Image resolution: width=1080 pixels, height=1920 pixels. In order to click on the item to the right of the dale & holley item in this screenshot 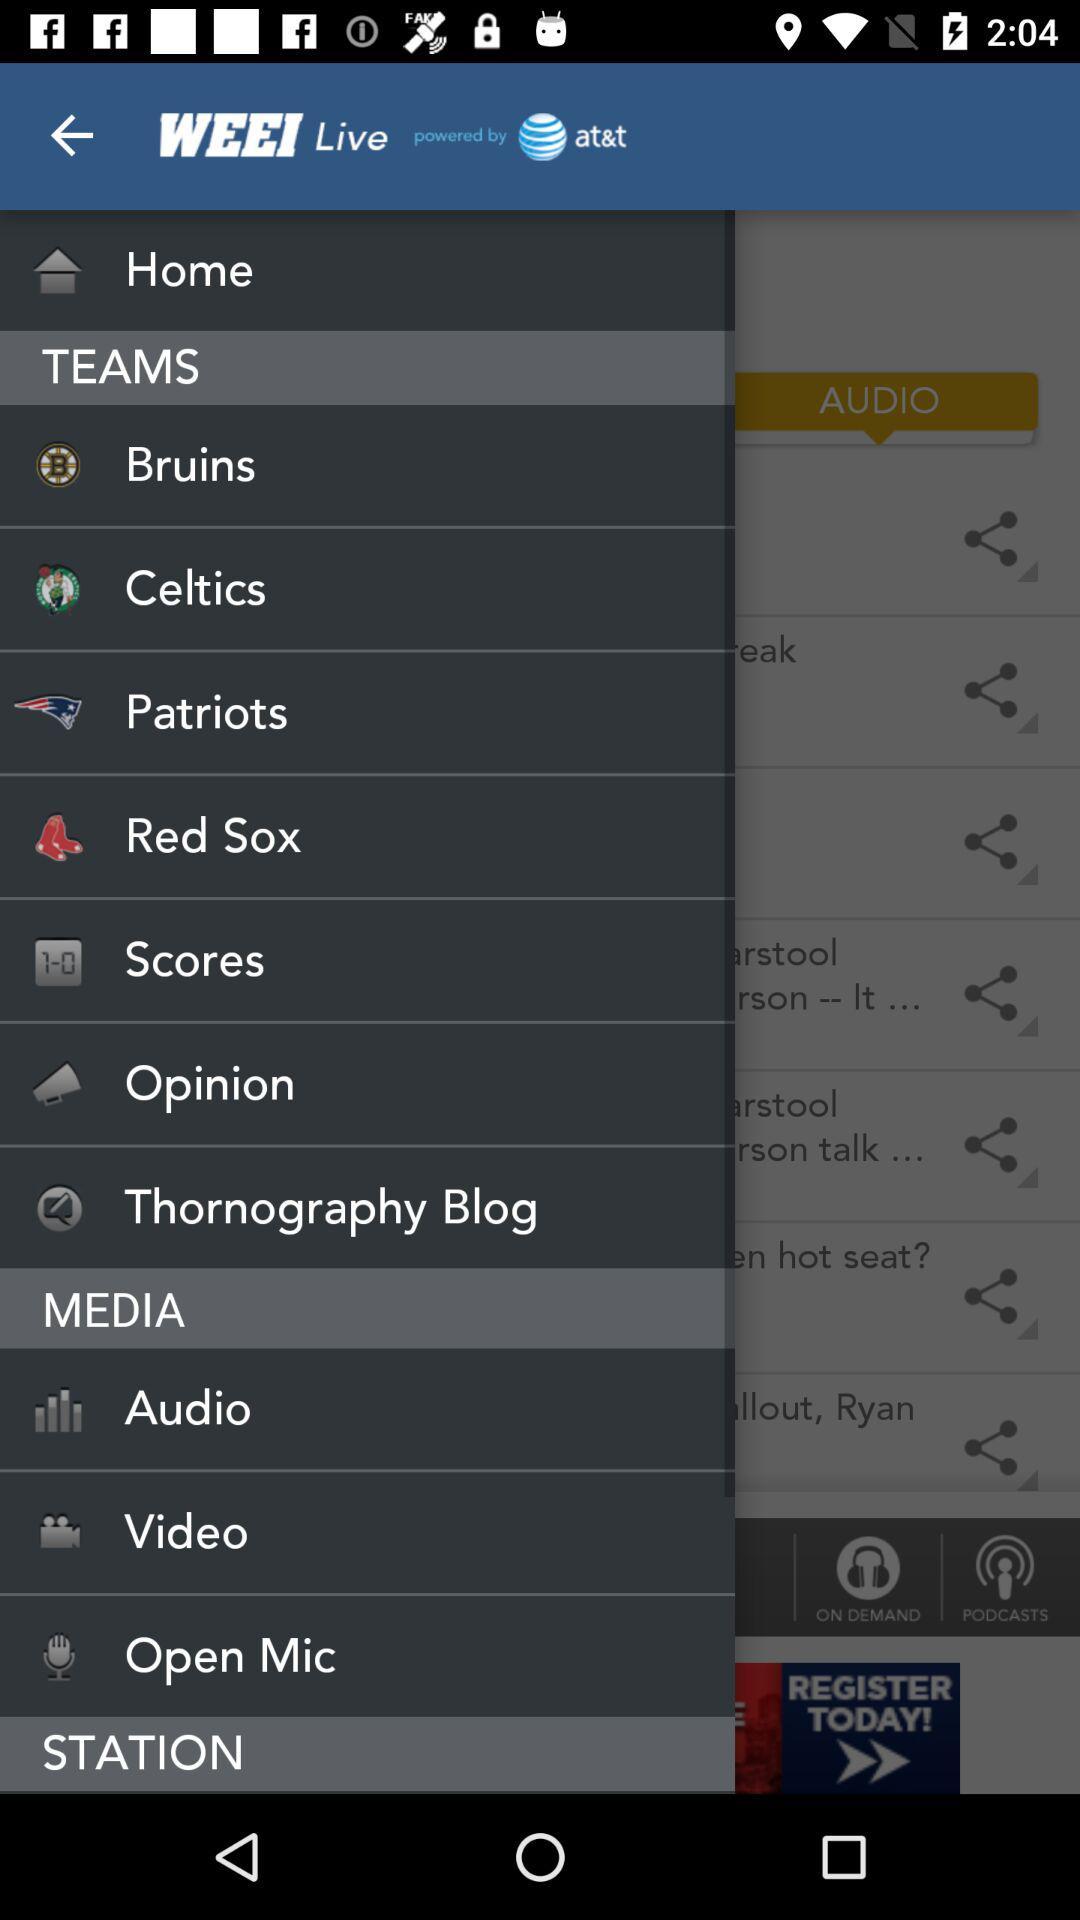, I will do `click(866, 1576)`.